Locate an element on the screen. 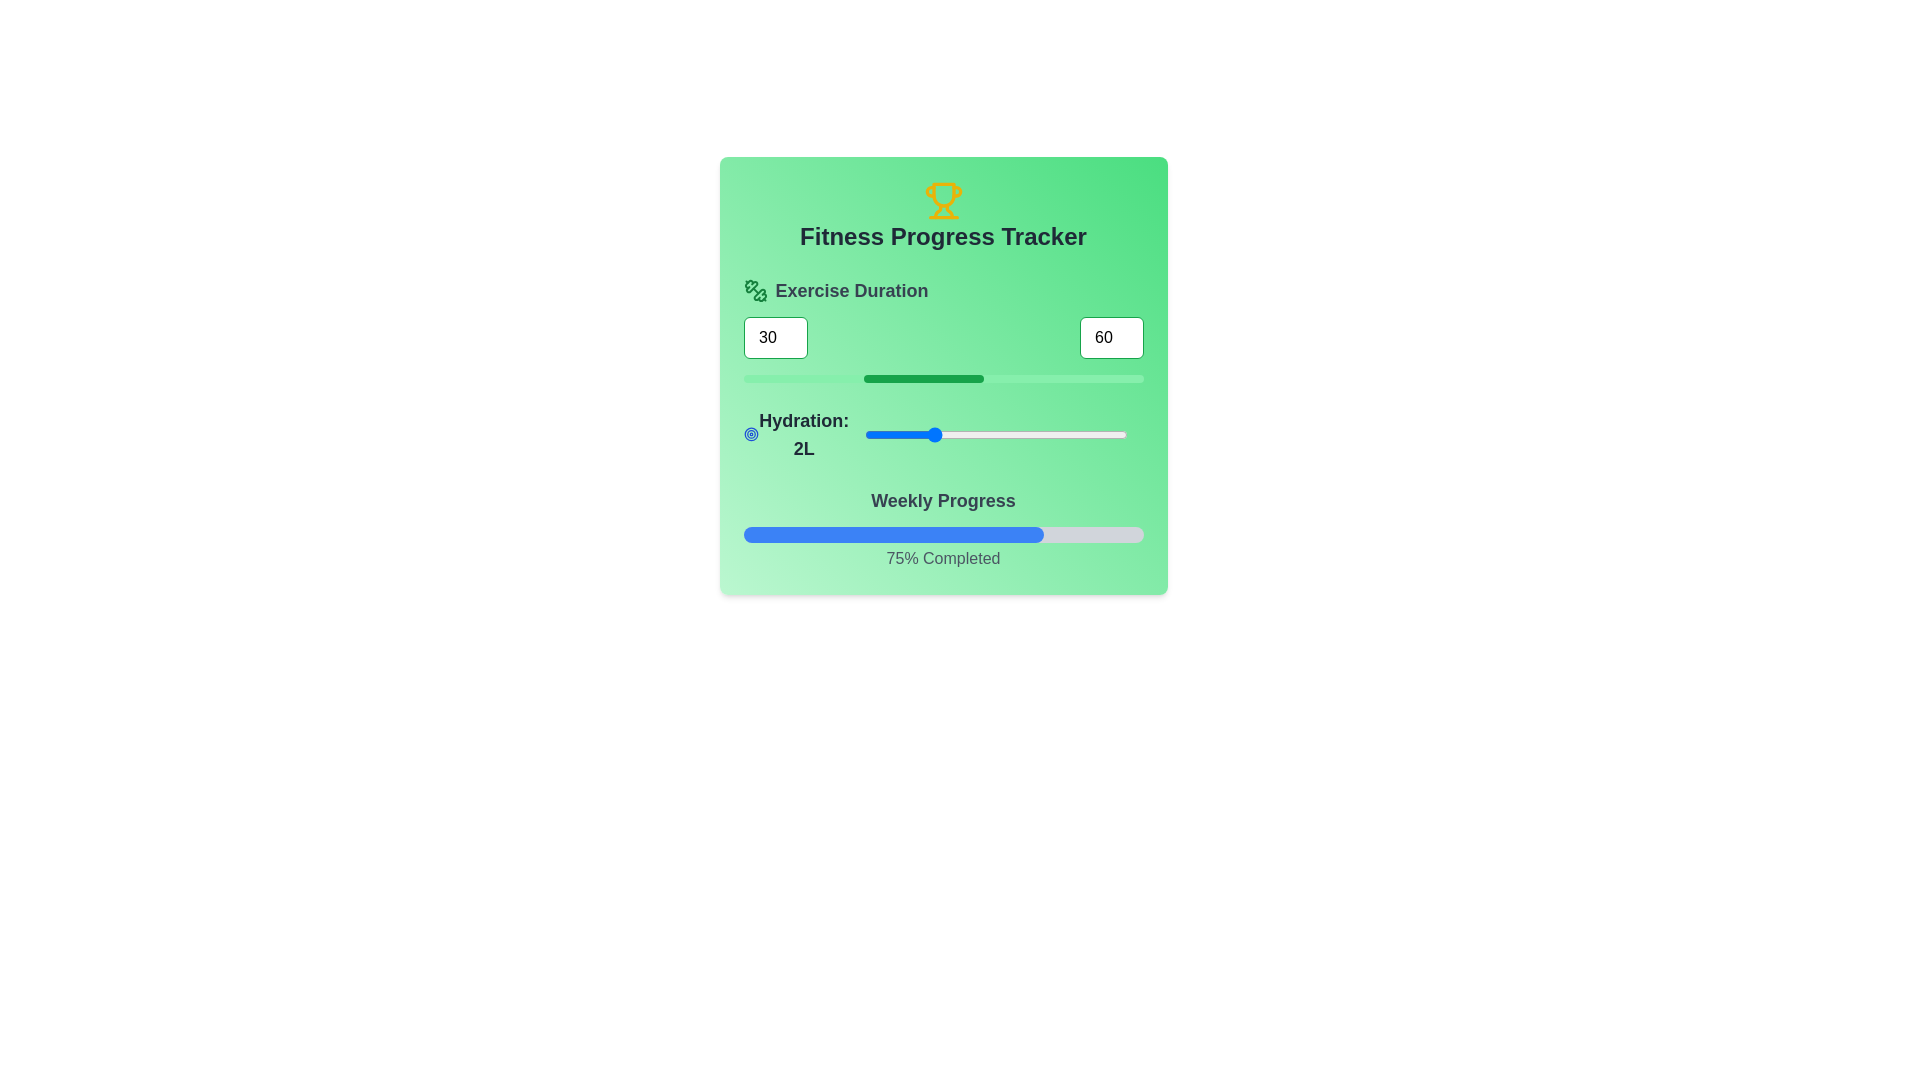 The image size is (1920, 1080). the Progress Bar located below the 'Exercise Duration' label, which visually represents the progress of exercise duration between the numerical input boxes (30 and 60) is located at coordinates (942, 378).